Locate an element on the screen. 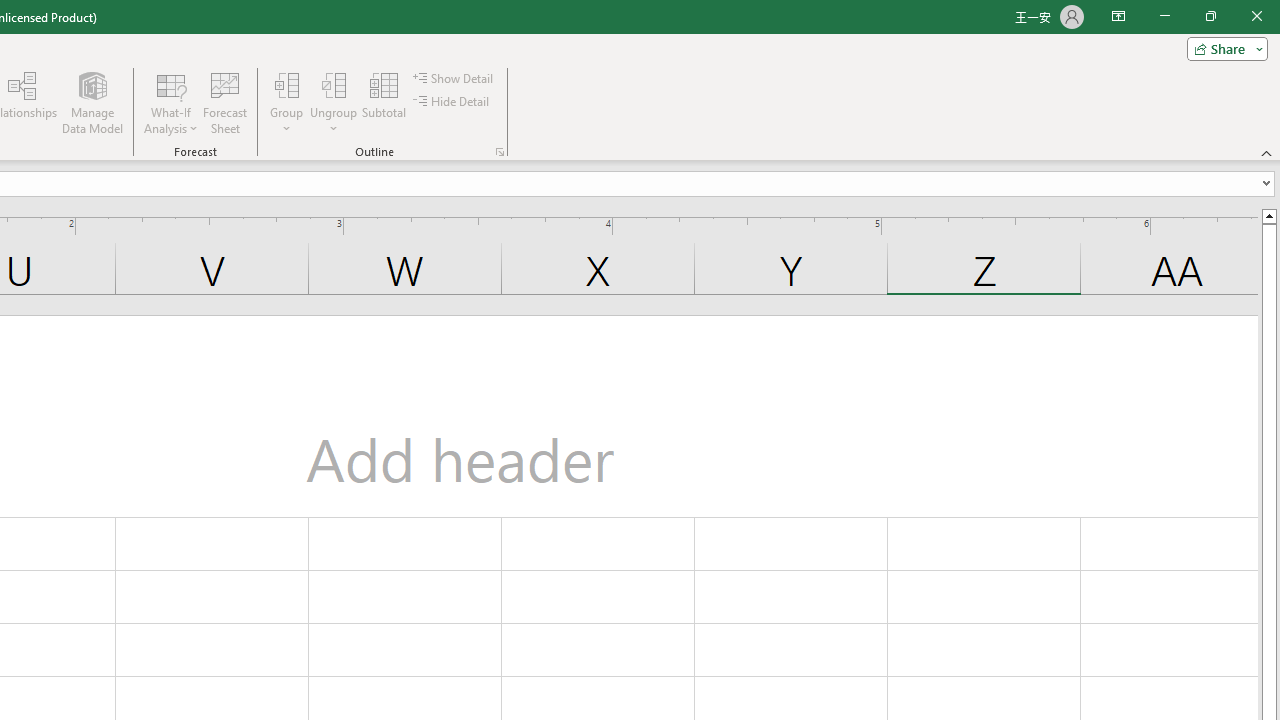 Image resolution: width=1280 pixels, height=720 pixels. 'Minimize' is located at coordinates (1164, 16).